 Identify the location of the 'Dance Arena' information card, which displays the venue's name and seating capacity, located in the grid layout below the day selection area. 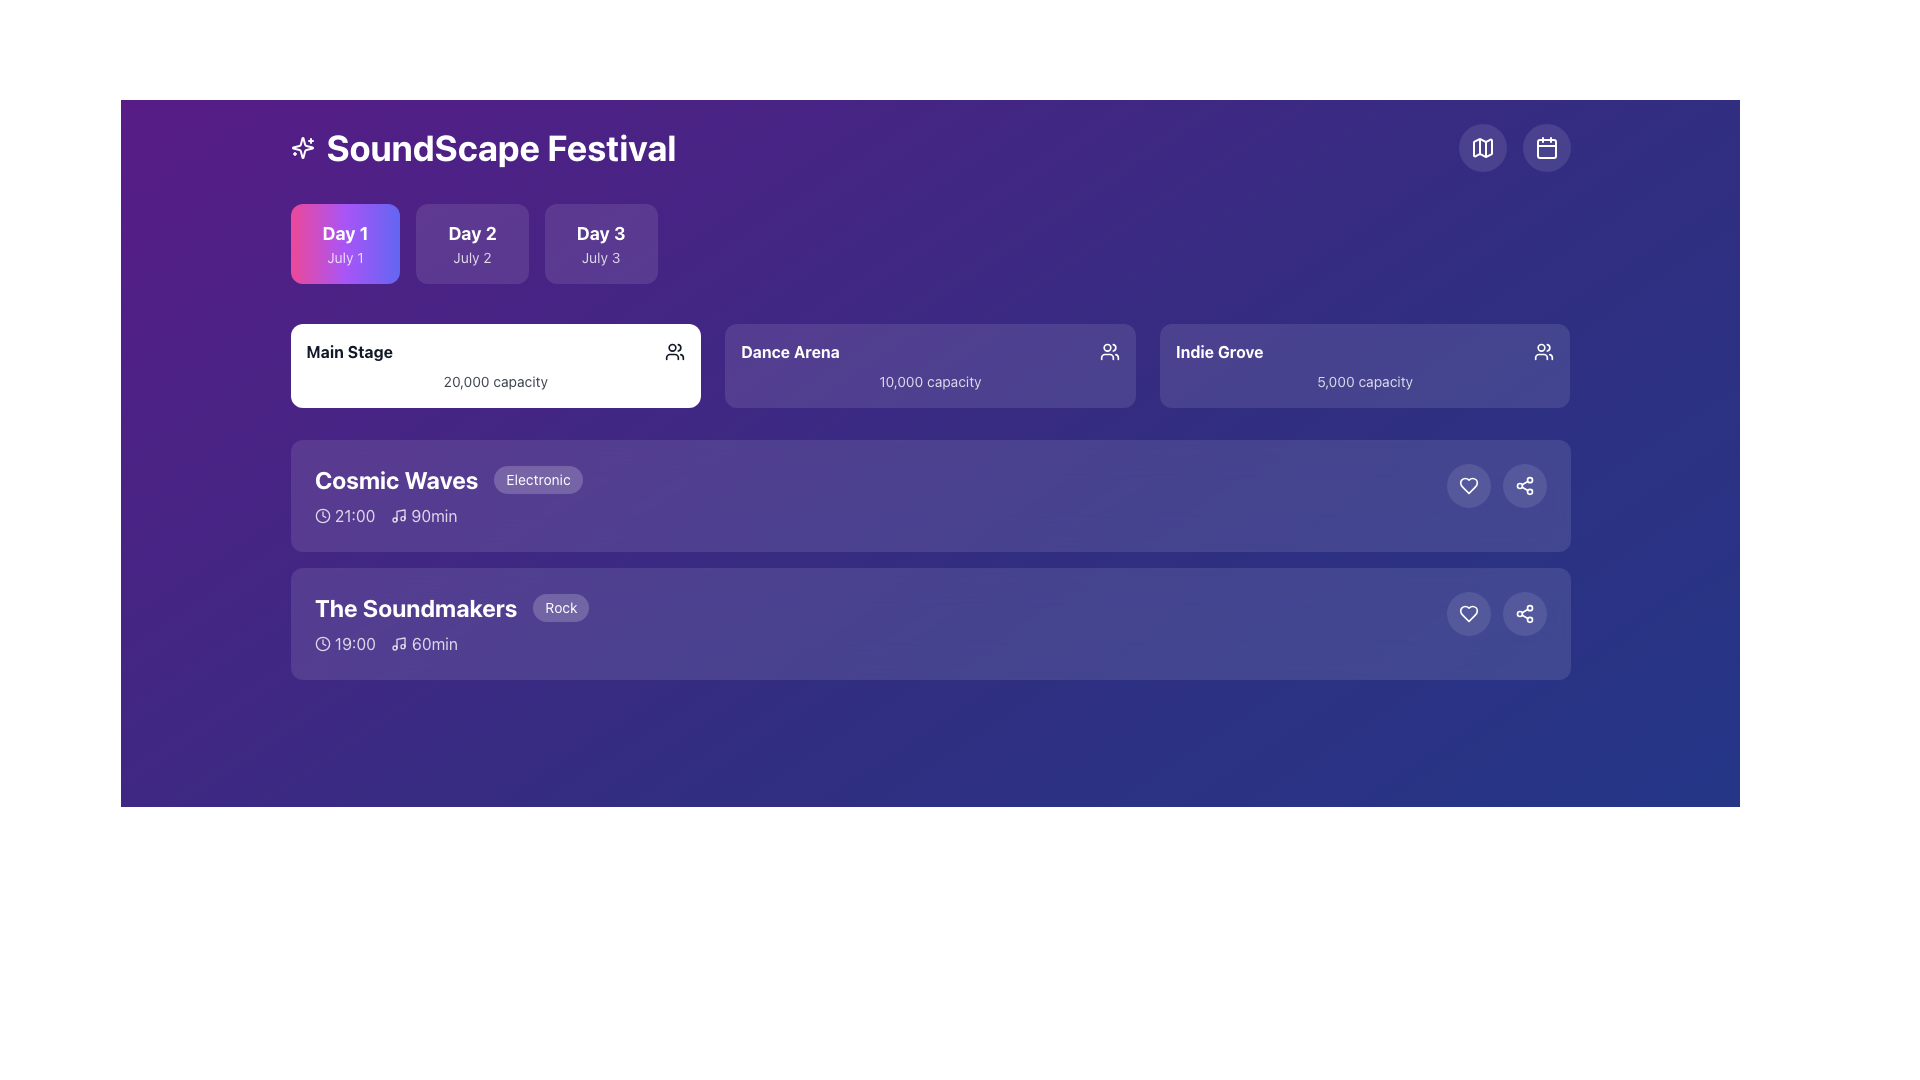
(929, 366).